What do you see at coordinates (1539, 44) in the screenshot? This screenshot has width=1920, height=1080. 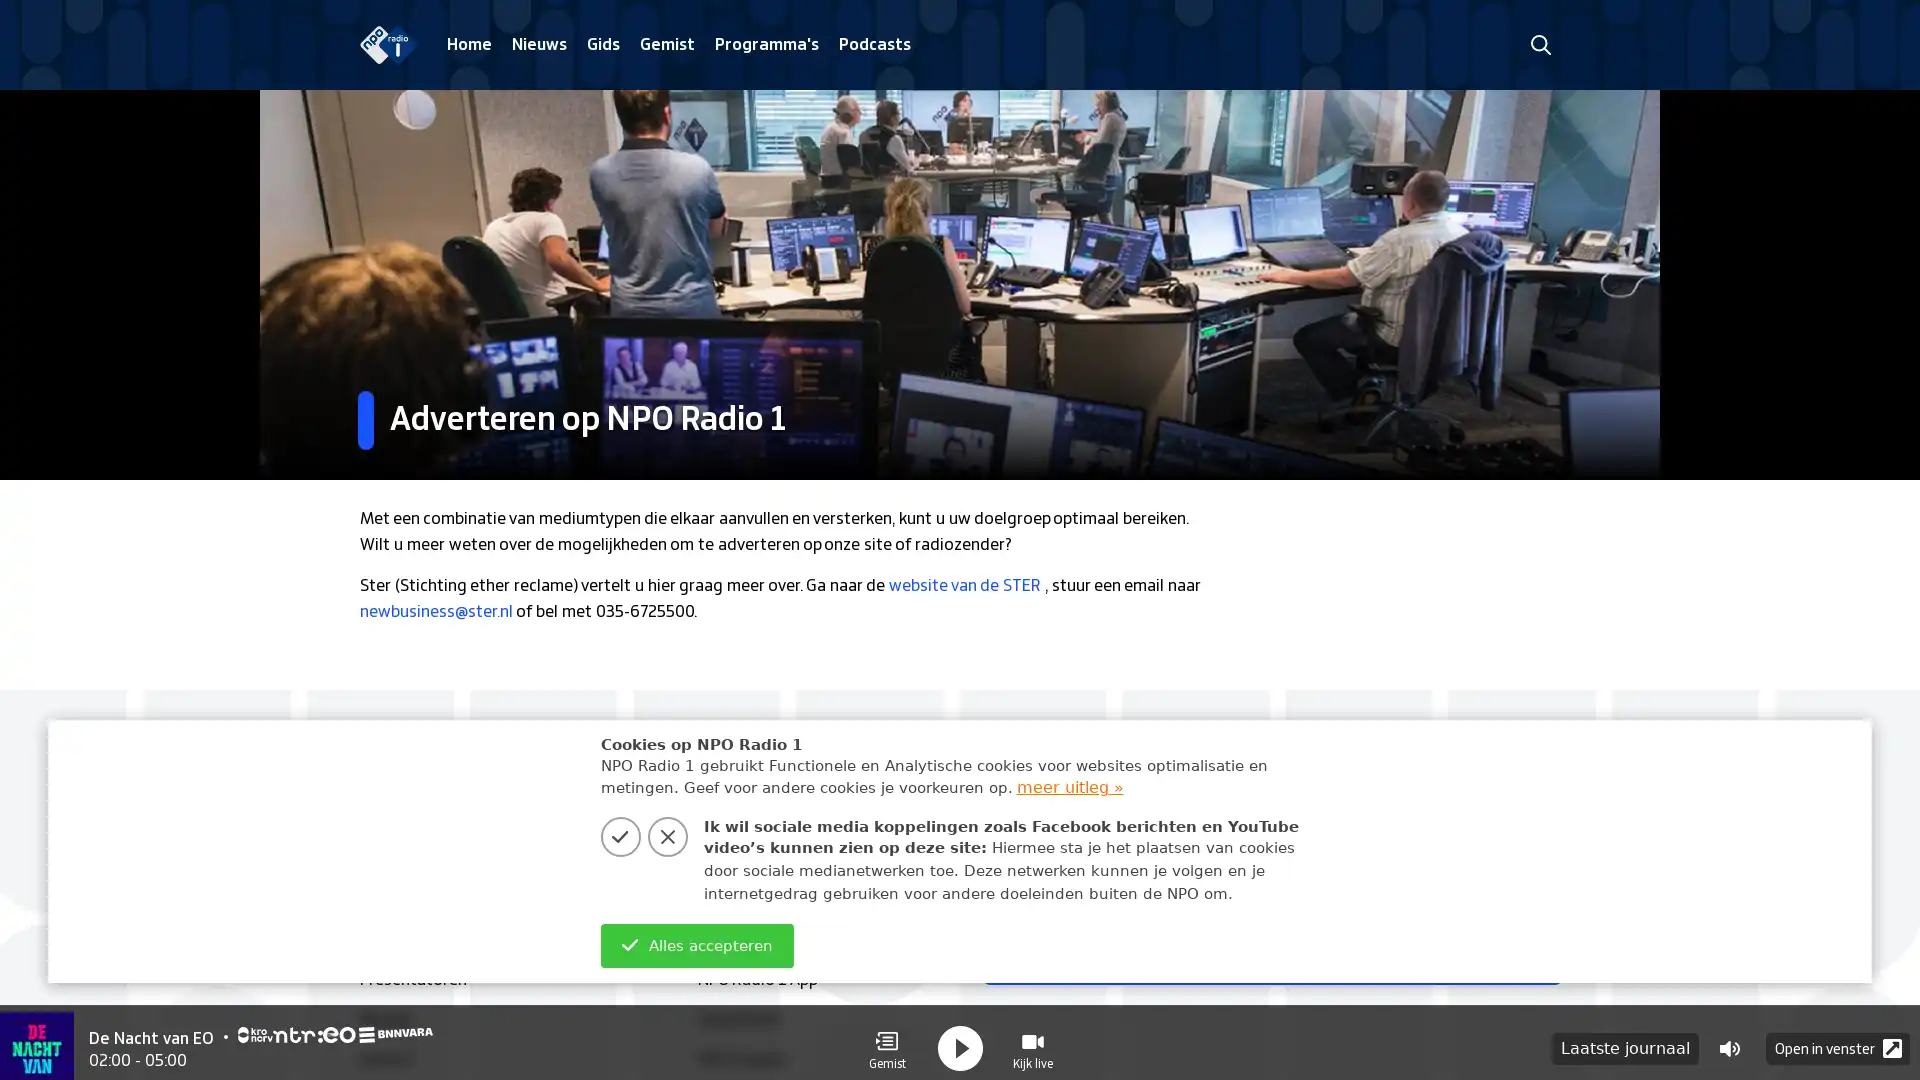 I see `zoeken` at bounding box center [1539, 44].